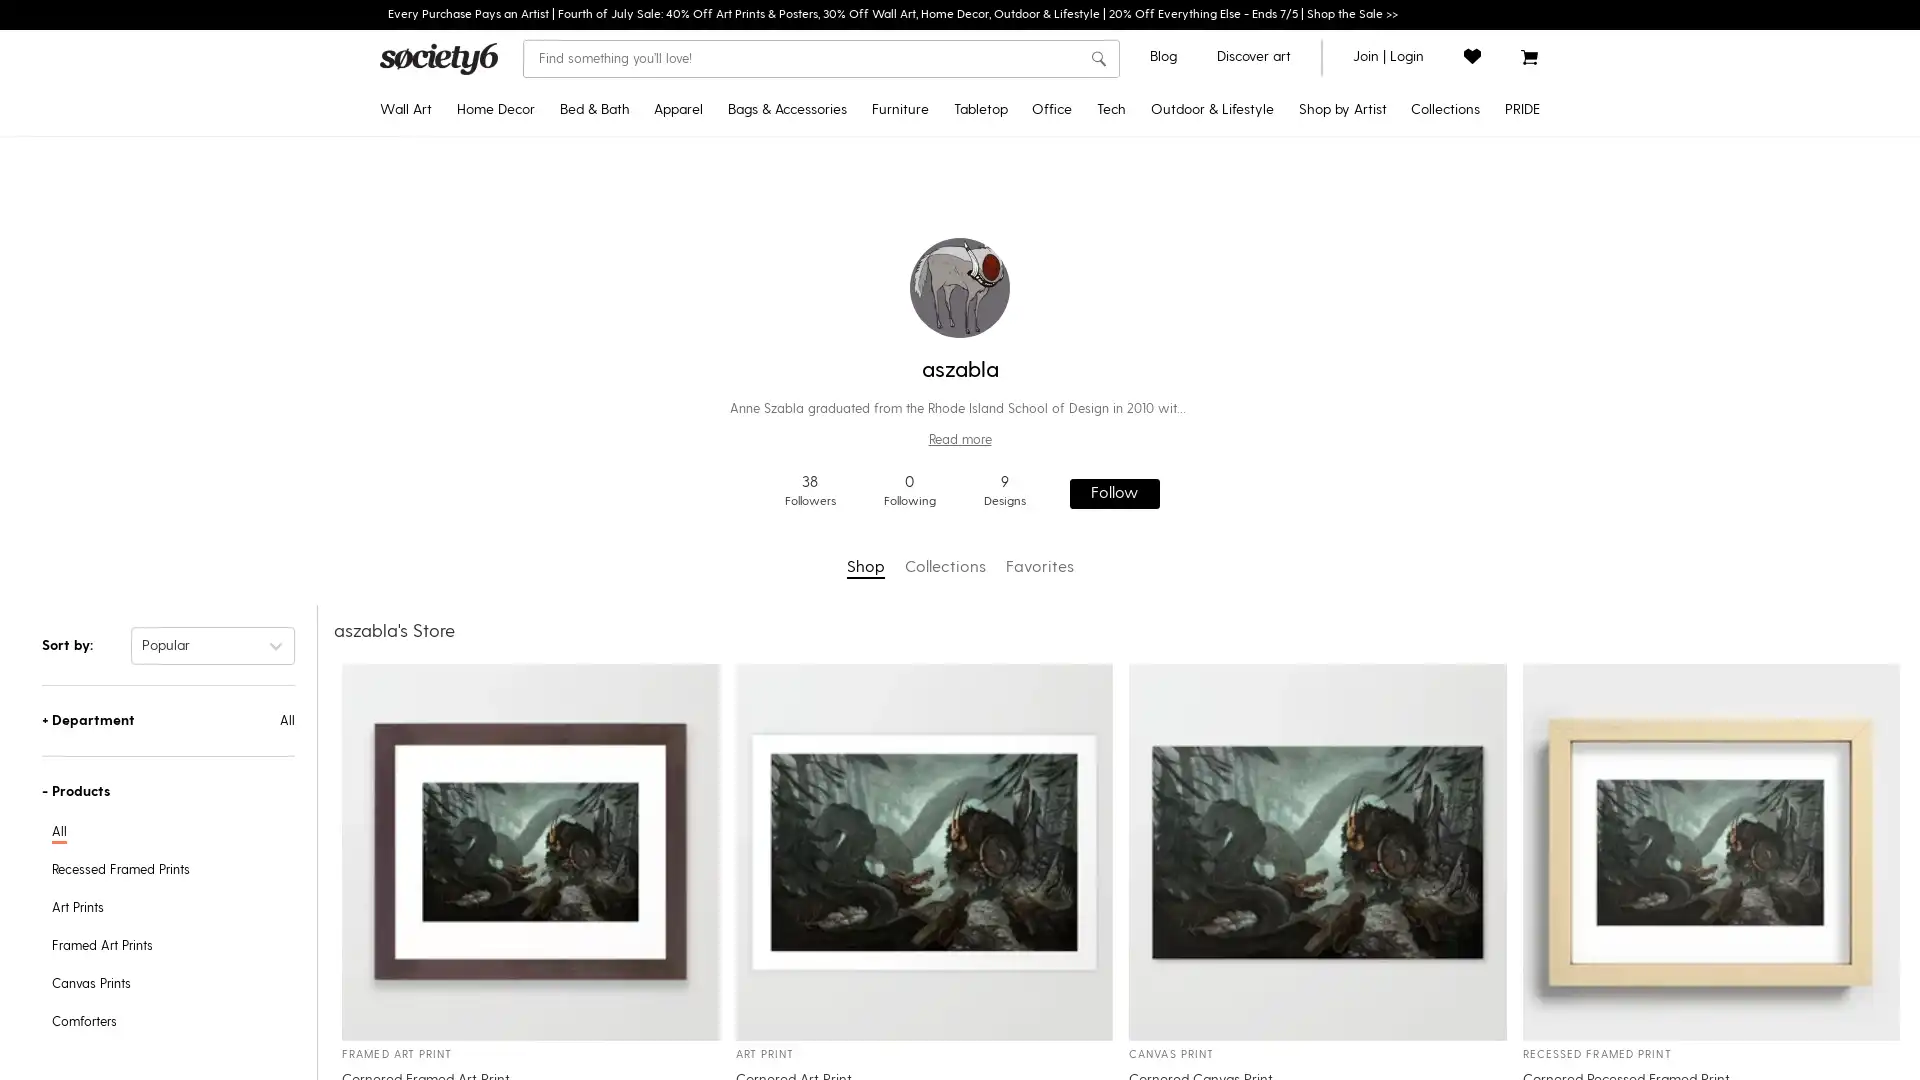 The image size is (1920, 1080). Describe the element at coordinates (470, 320) in the screenshot. I see `Tapestries` at that location.